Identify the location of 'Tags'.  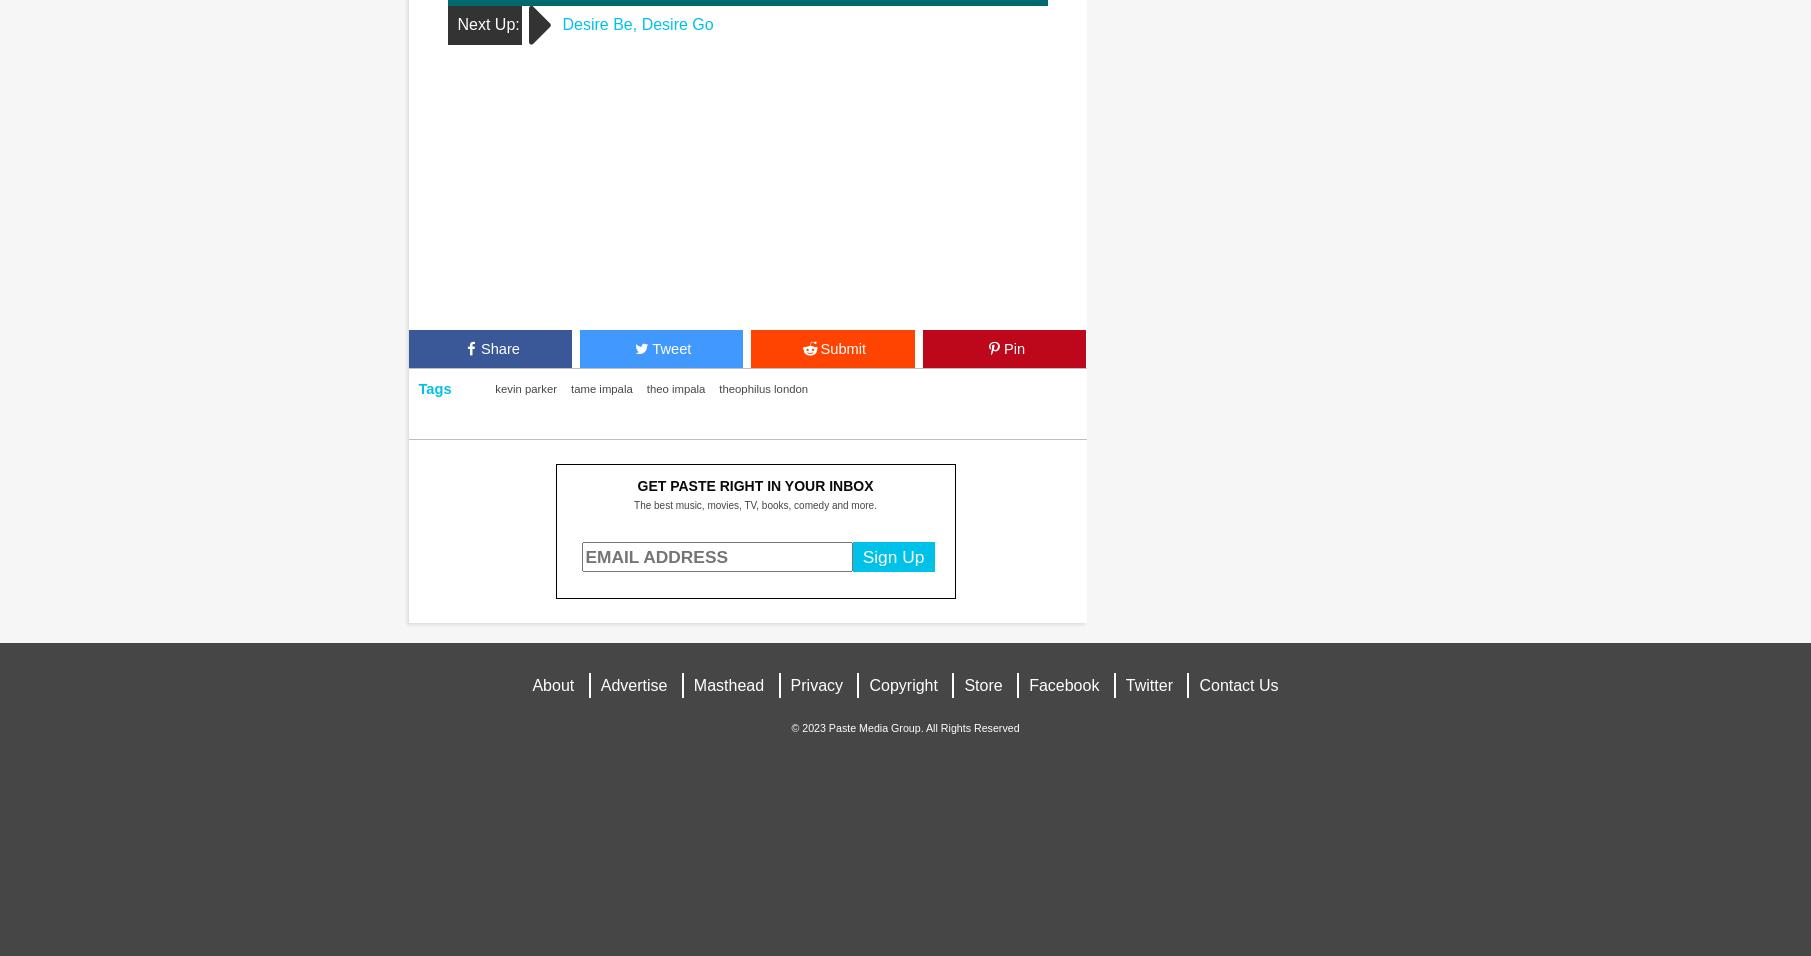
(417, 388).